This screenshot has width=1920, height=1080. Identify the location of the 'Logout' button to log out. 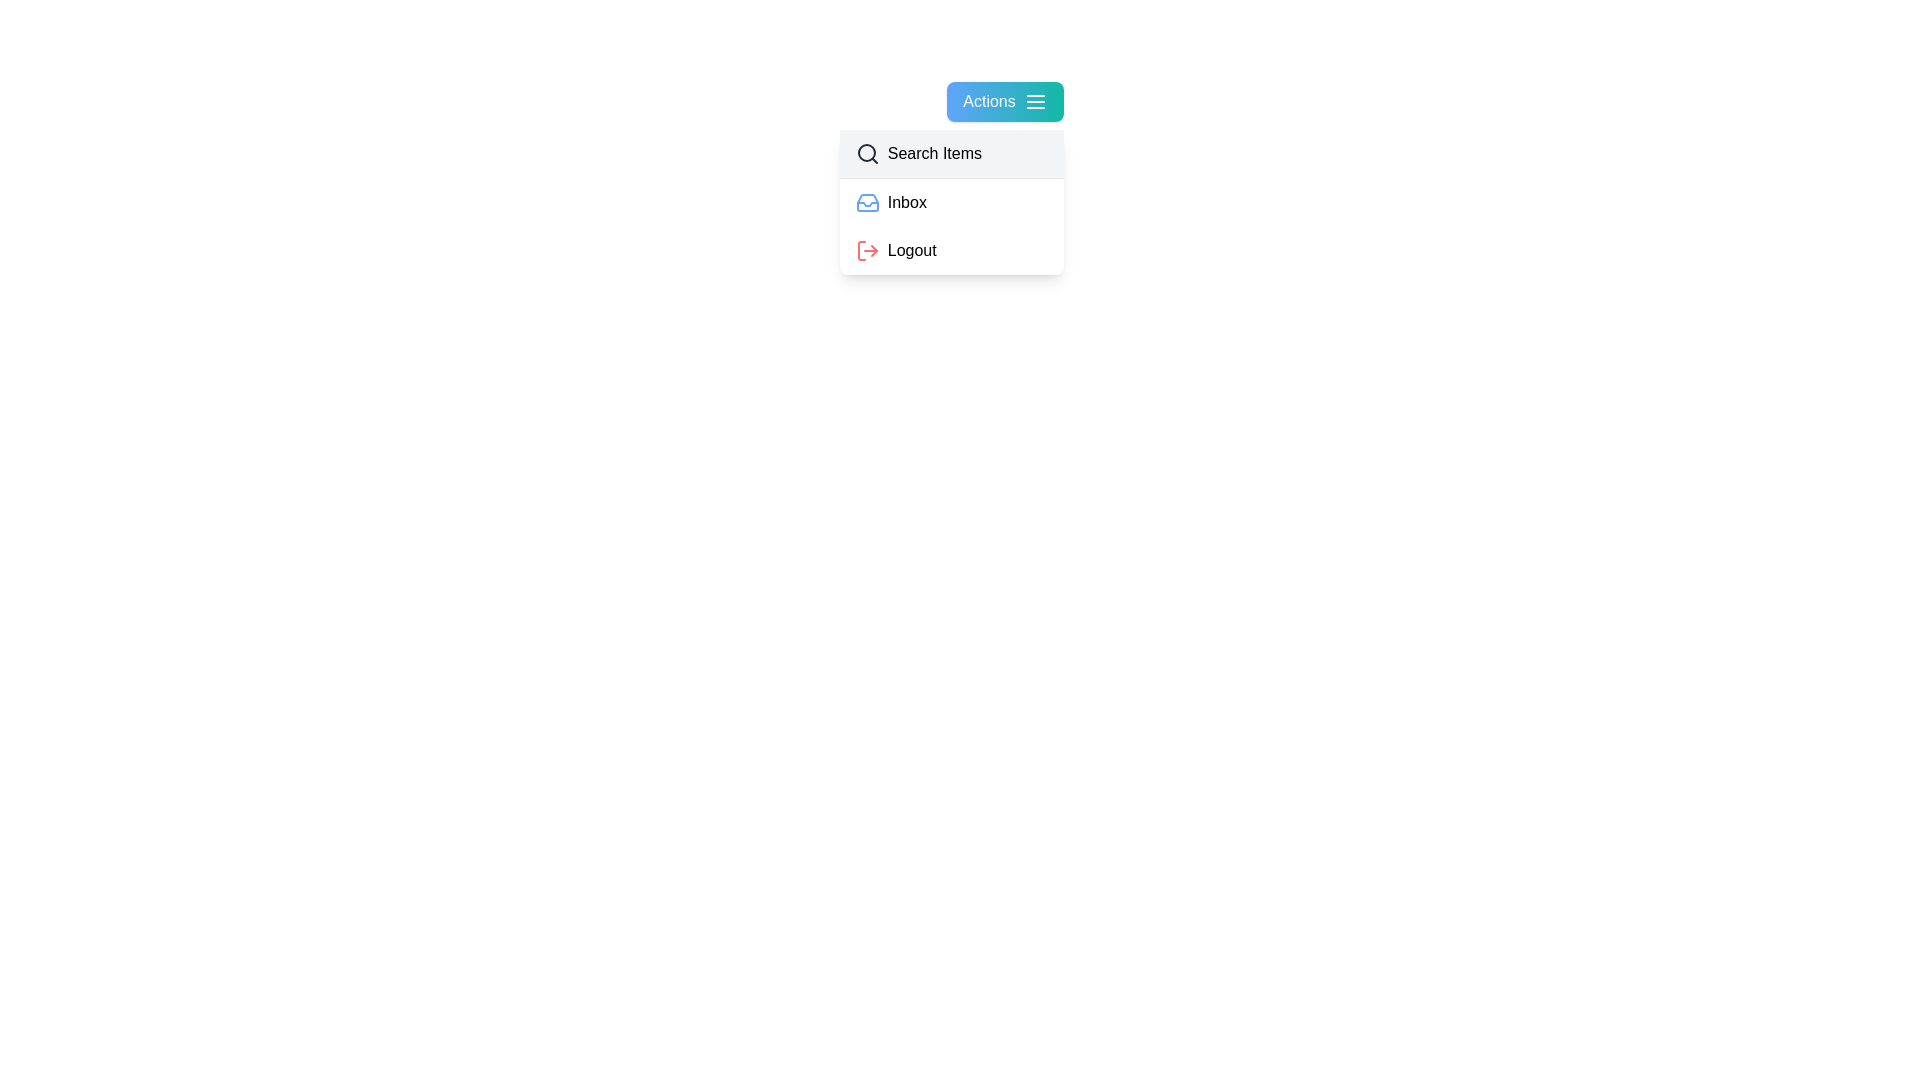
(950, 249).